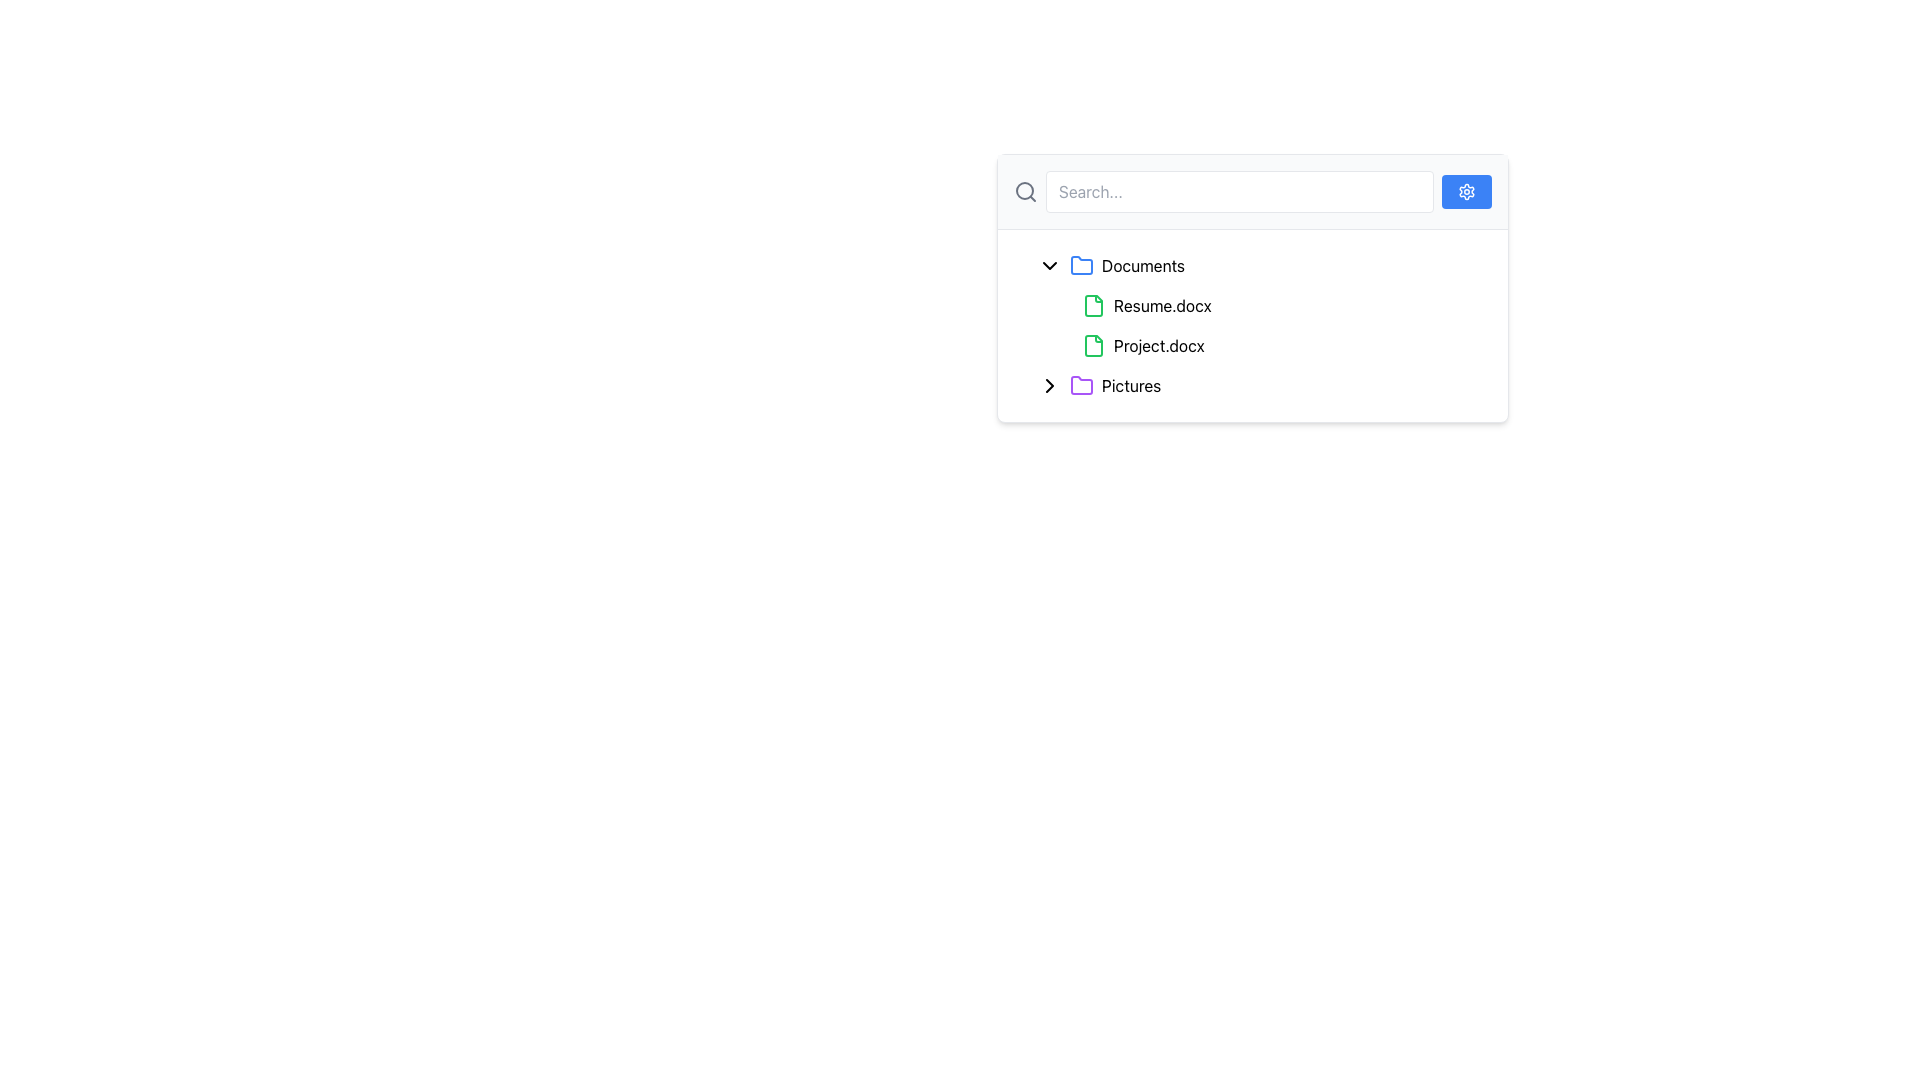 This screenshot has height=1080, width=1920. Describe the element at coordinates (1049, 385) in the screenshot. I see `the chevron-right arrow icon located to the left of the 'Pictures' folder entry in the sidebar menu` at that location.